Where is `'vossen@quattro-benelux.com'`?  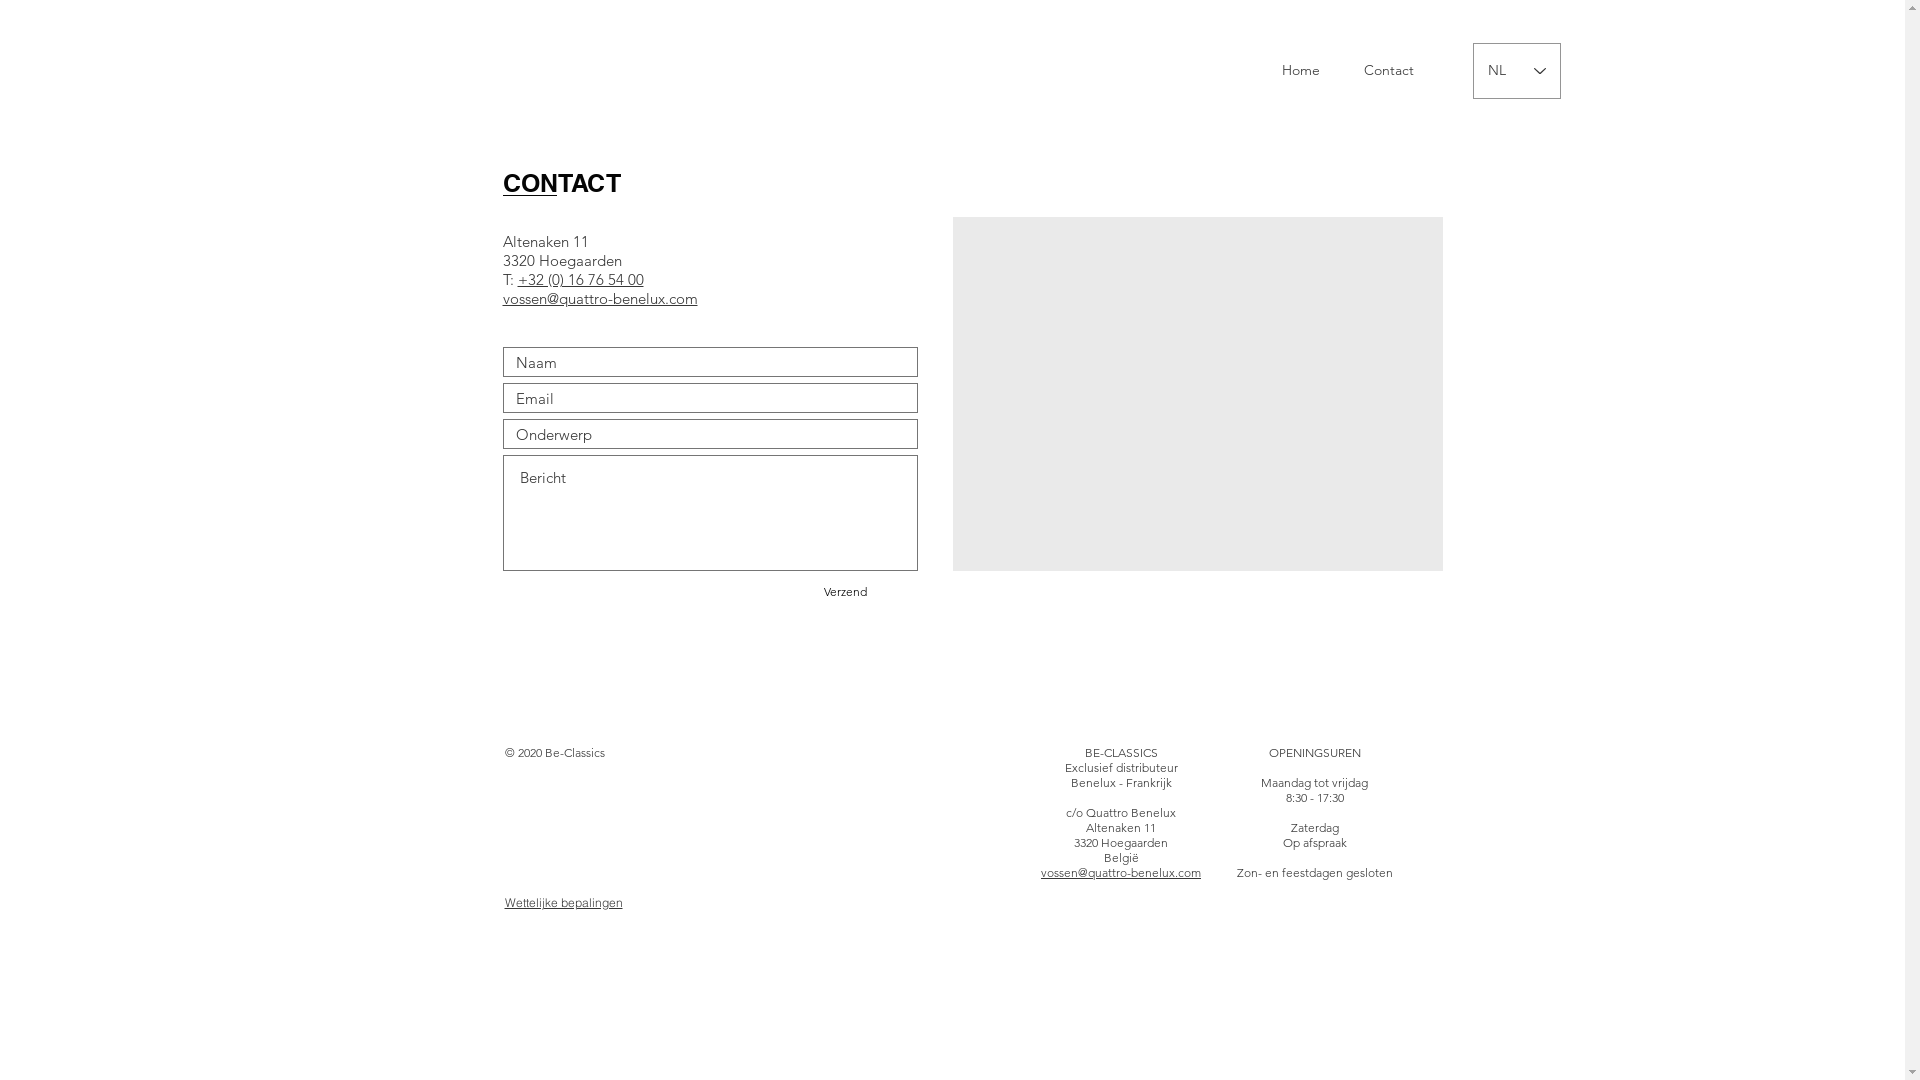 'vossen@quattro-benelux.com' is located at coordinates (598, 299).